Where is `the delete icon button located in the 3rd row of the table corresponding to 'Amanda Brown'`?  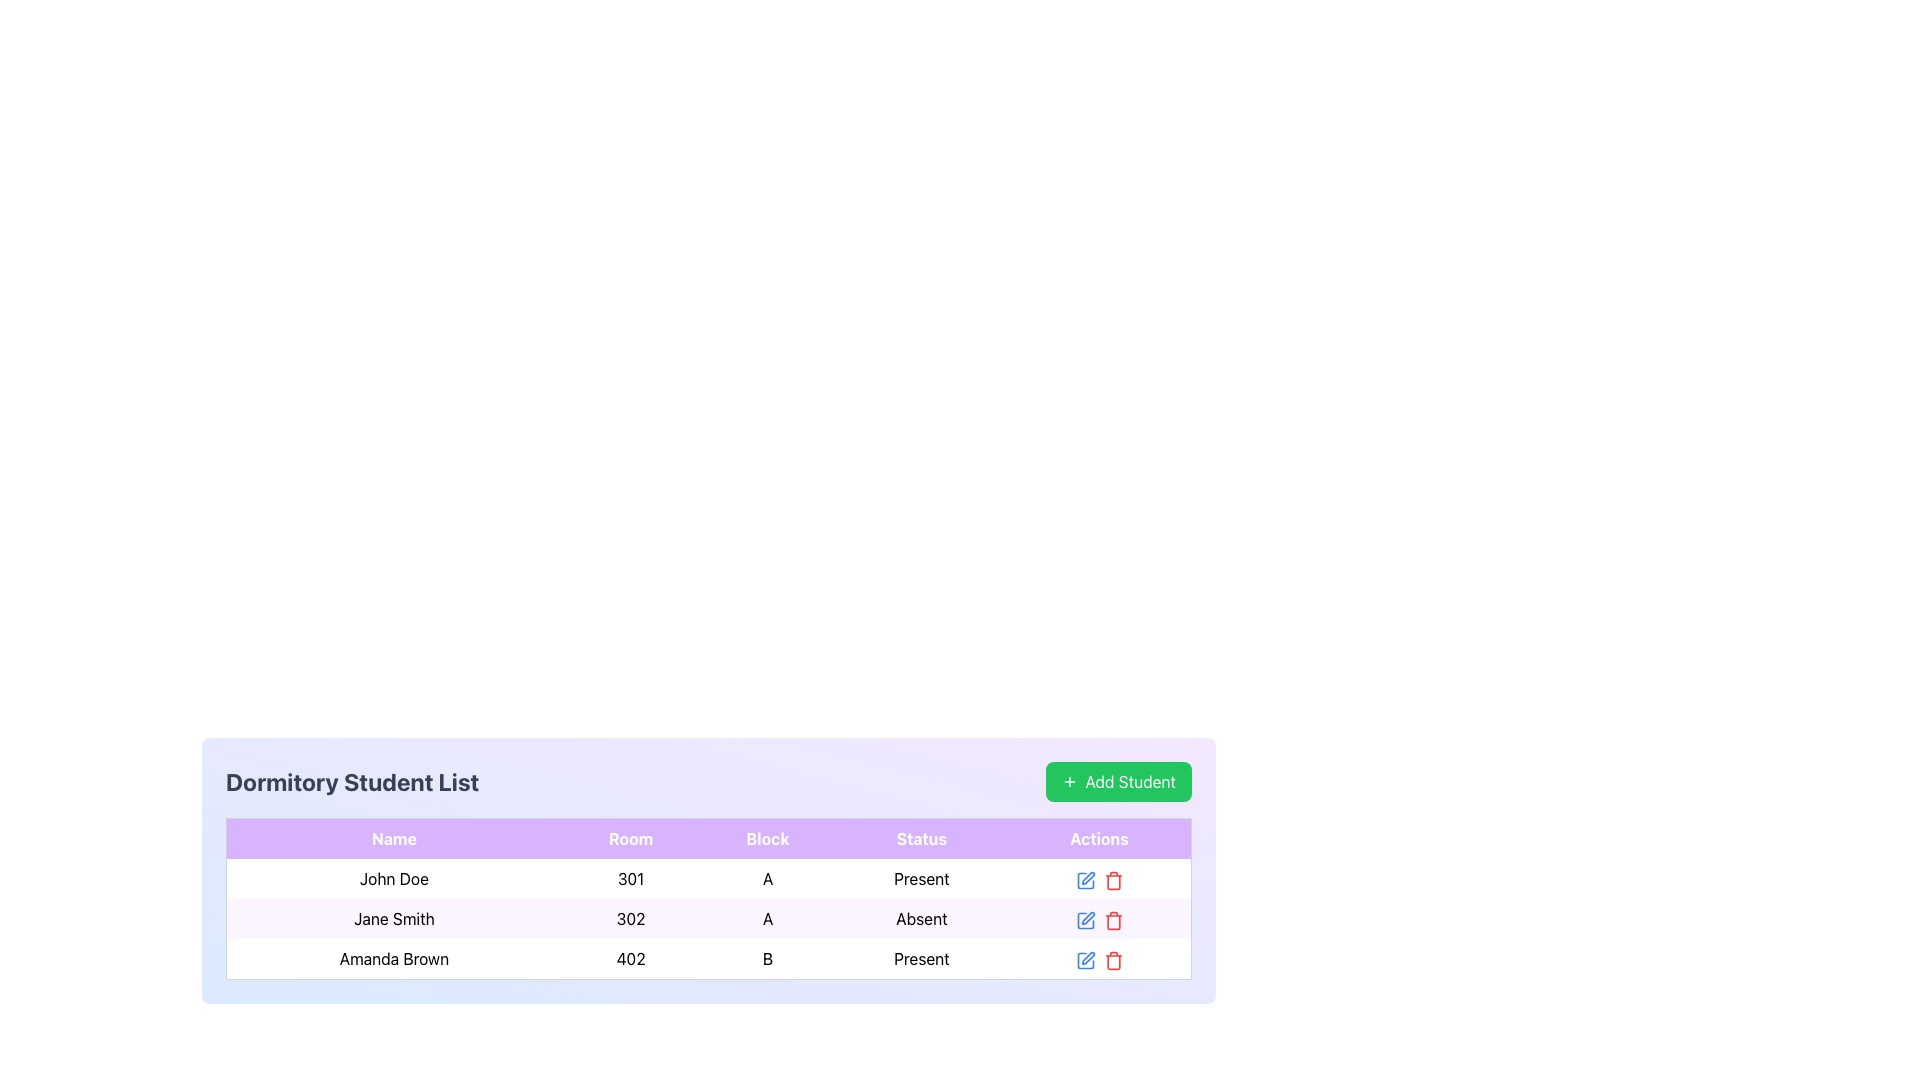
the delete icon button located in the 3rd row of the table corresponding to 'Amanda Brown' is located at coordinates (1112, 958).